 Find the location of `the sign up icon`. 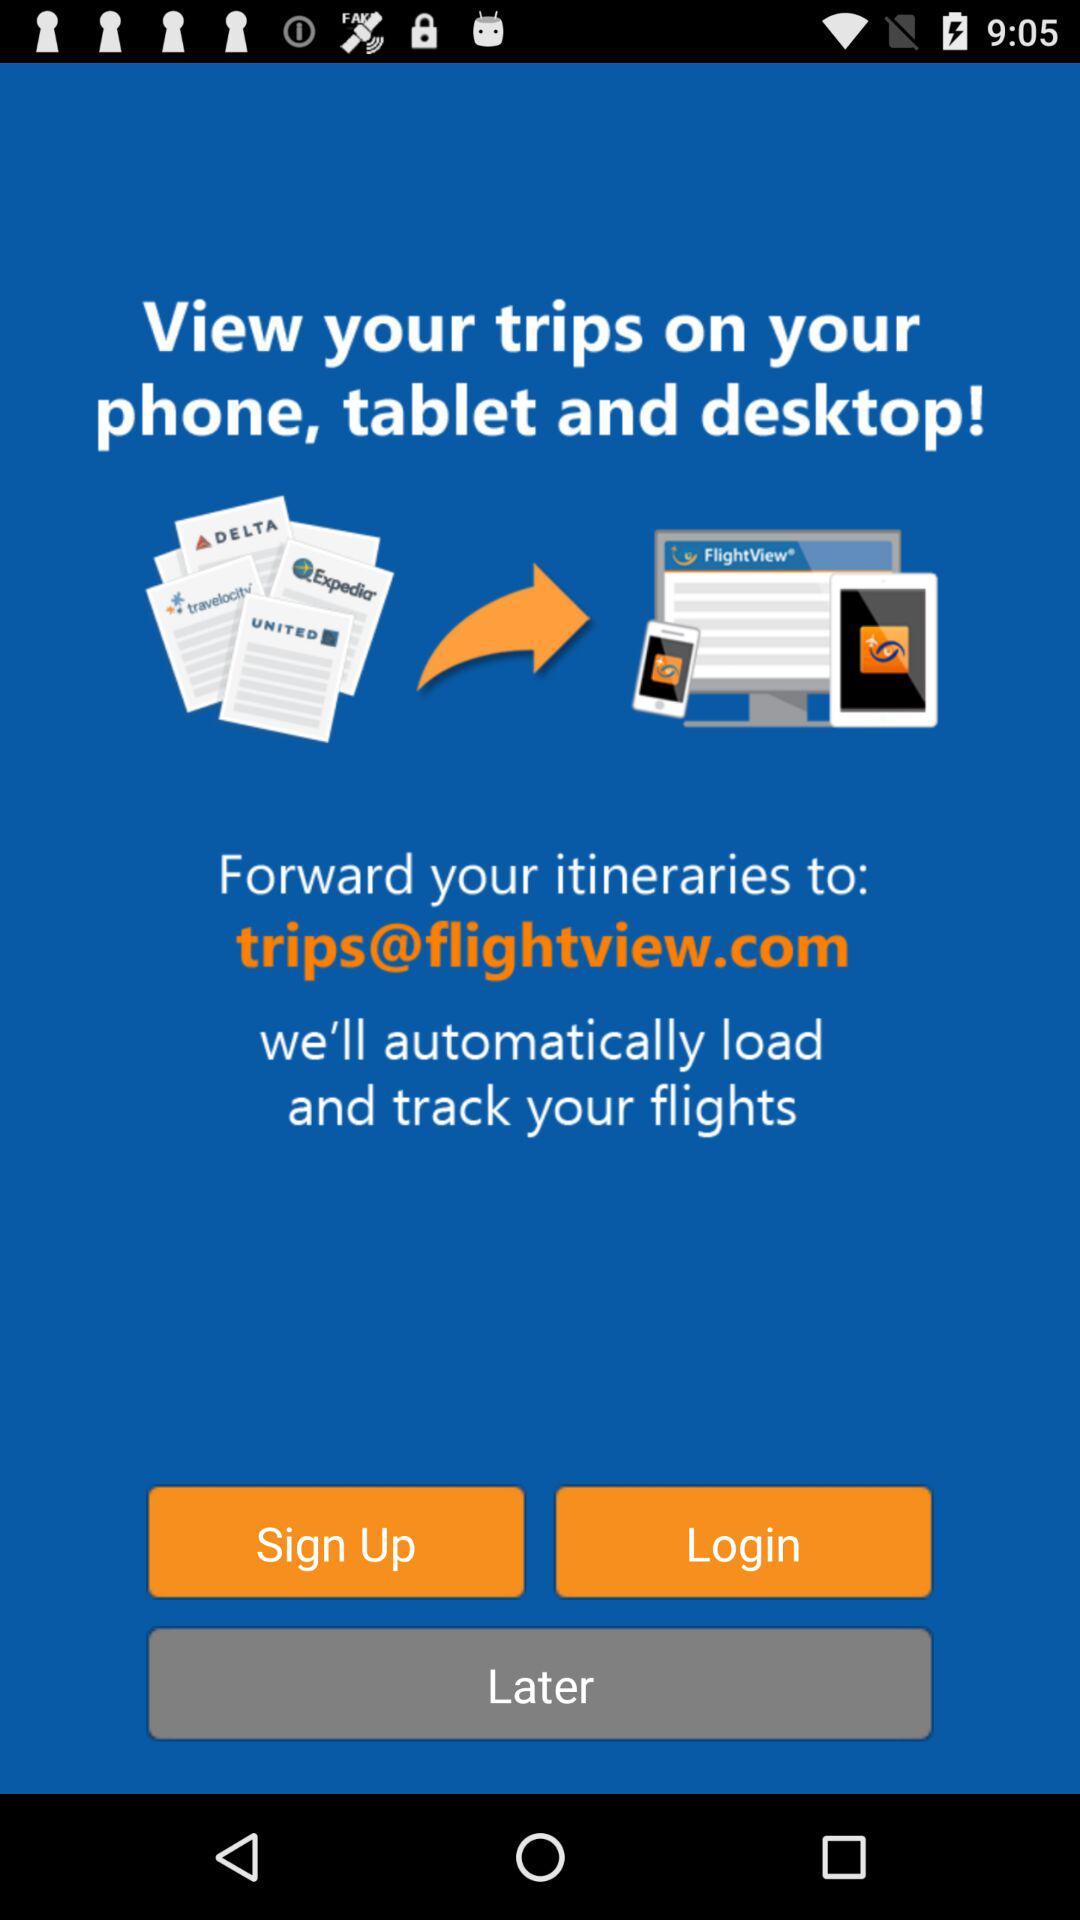

the sign up icon is located at coordinates (335, 1540).